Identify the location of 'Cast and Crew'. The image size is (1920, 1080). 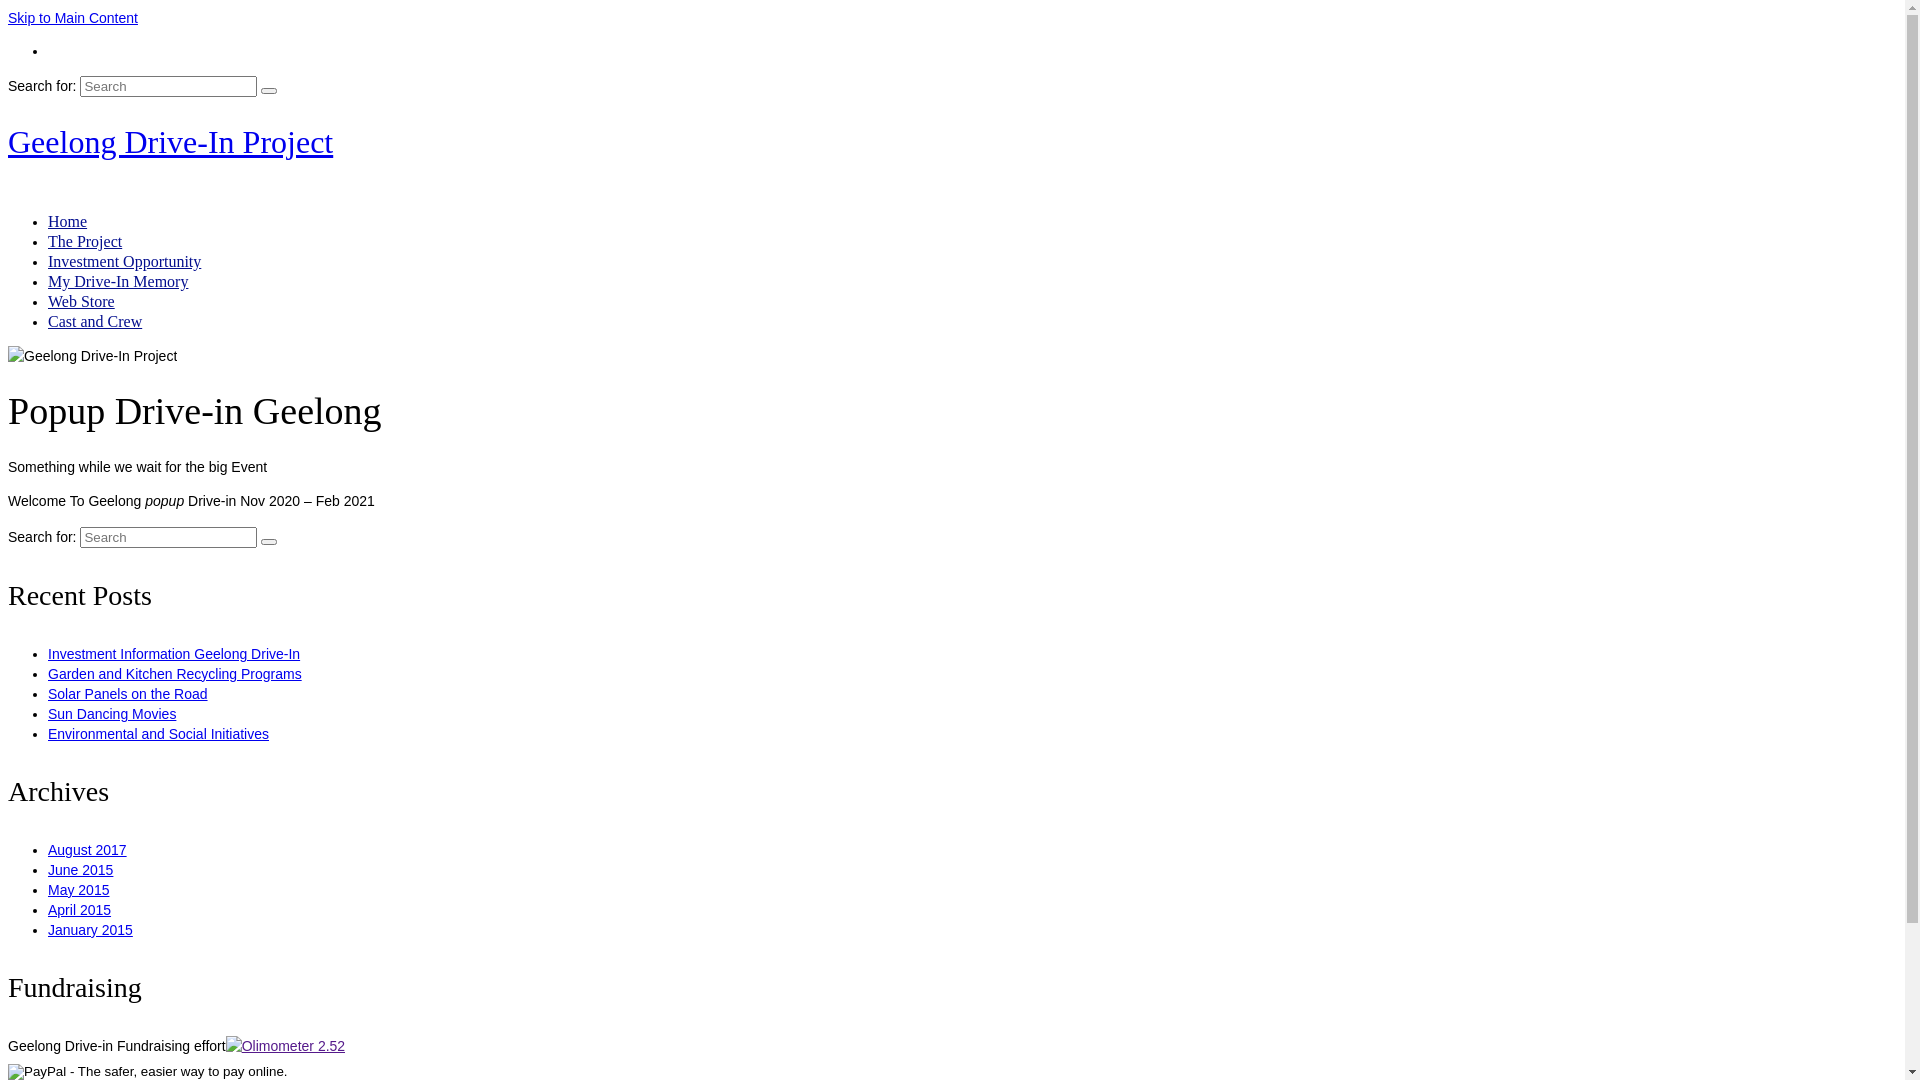
(94, 320).